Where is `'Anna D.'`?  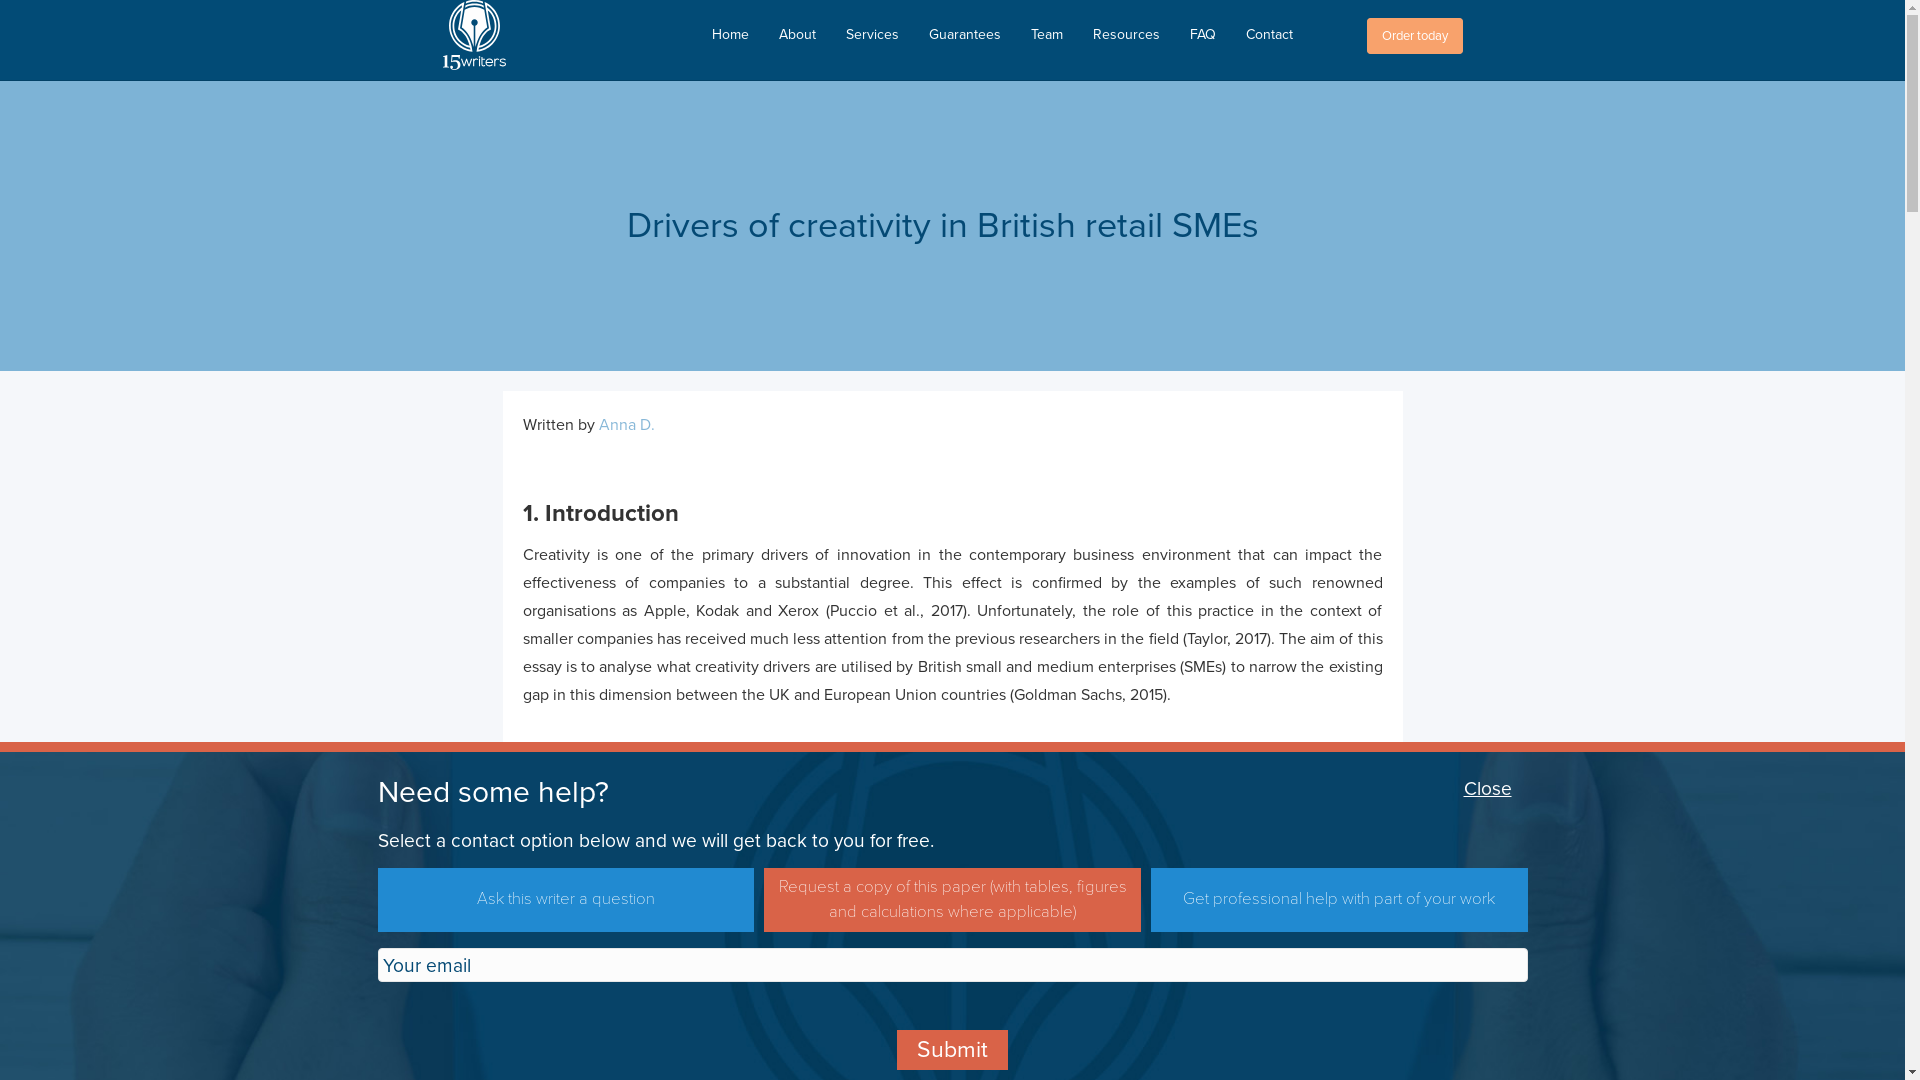
'Anna D.' is located at coordinates (624, 423).